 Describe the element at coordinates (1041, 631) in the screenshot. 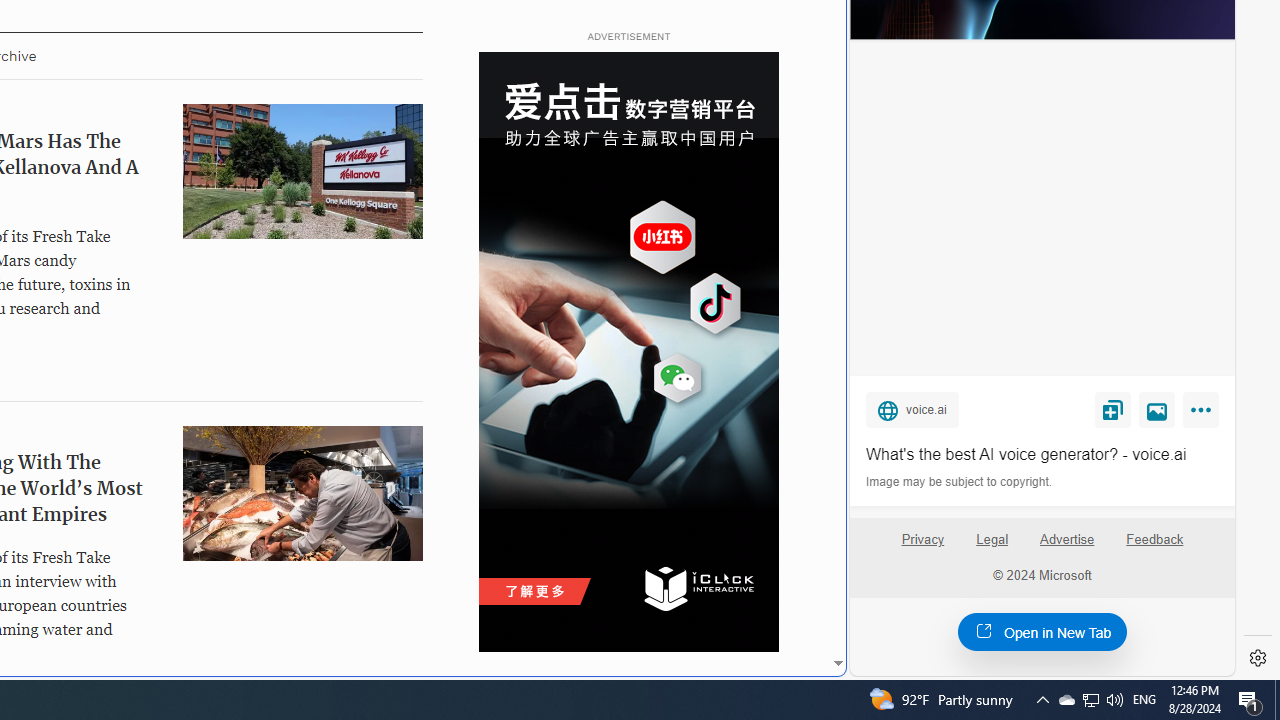

I see `'Open in New Tab'` at that location.